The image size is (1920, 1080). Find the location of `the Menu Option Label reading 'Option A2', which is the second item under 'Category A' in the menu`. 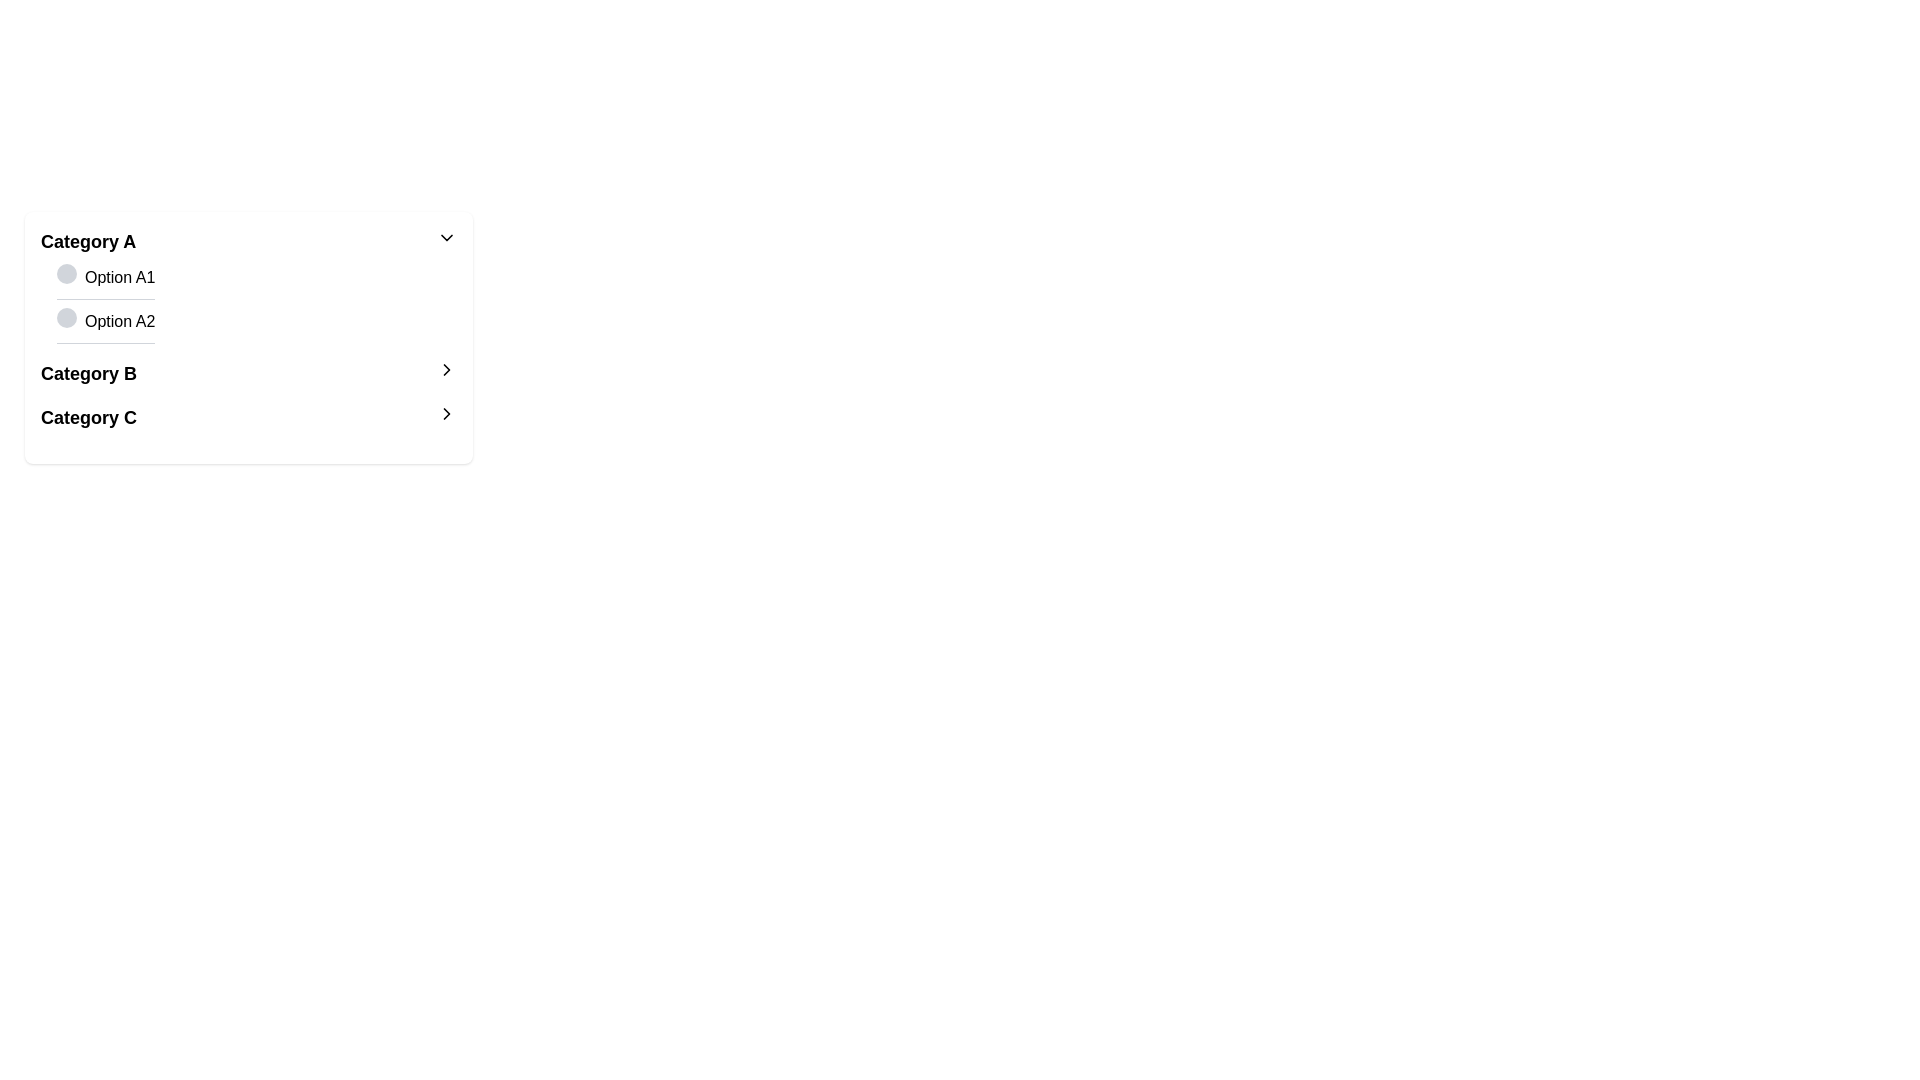

the Menu Option Label reading 'Option A2', which is the second item under 'Category A' in the menu is located at coordinates (119, 320).